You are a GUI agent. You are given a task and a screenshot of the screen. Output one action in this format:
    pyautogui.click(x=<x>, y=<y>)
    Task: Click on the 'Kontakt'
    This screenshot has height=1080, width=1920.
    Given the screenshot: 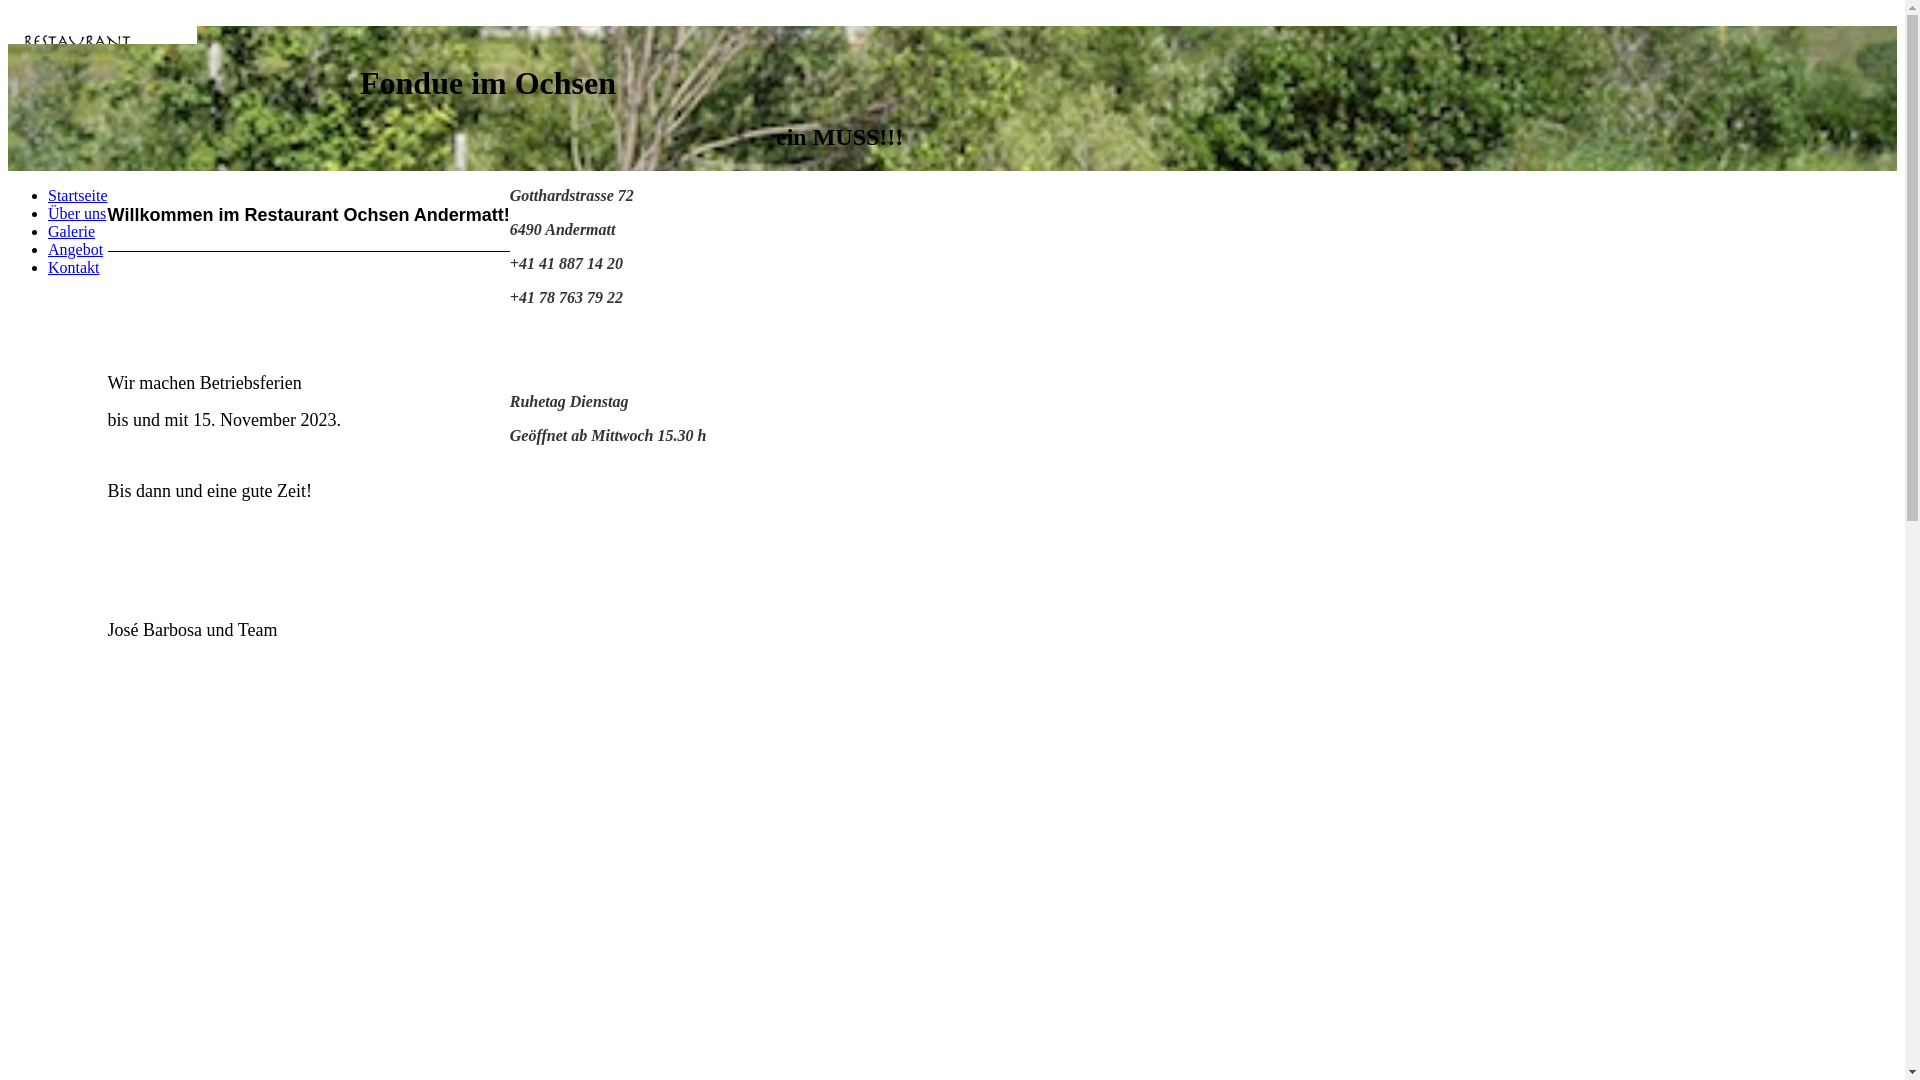 What is the action you would take?
    pyautogui.click(x=73, y=266)
    